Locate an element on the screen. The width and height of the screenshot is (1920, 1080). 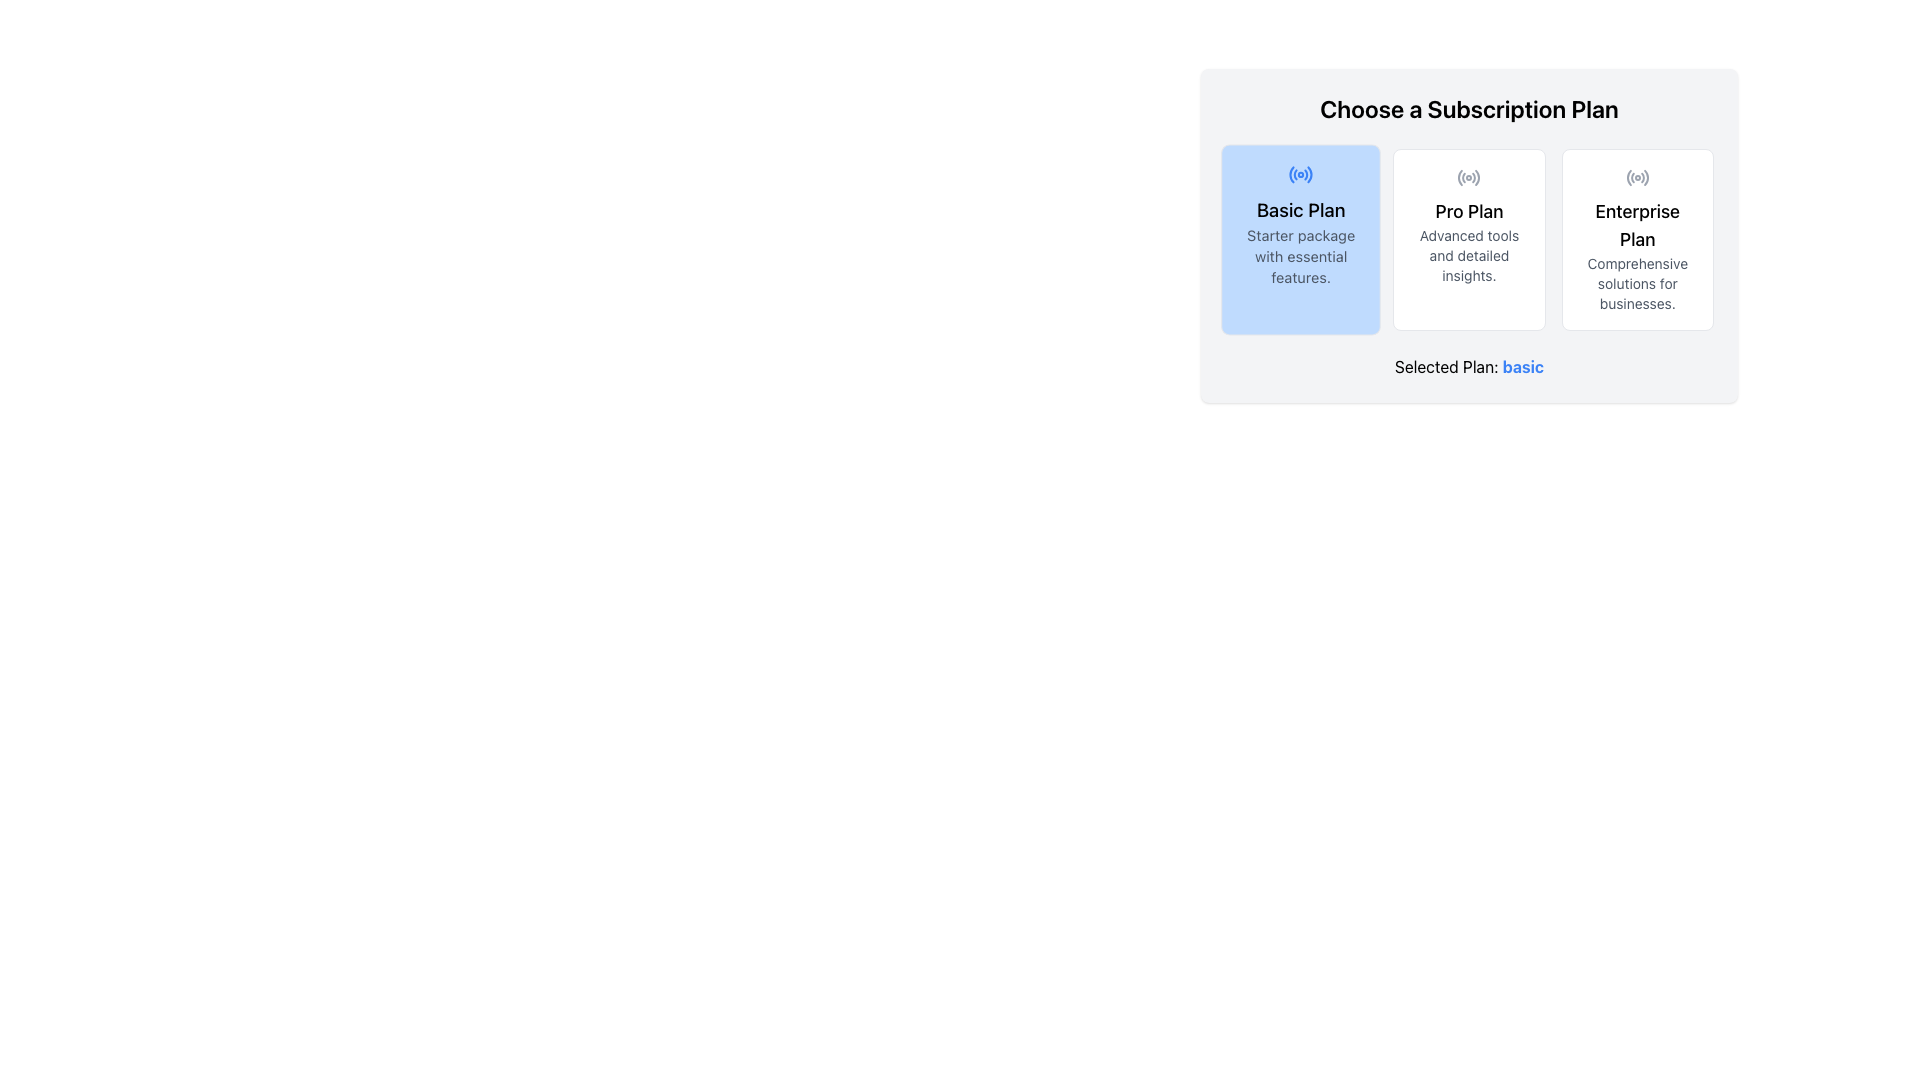
the descriptive text for the 'Pro Plan' subscription plan, which provides additional details about its features is located at coordinates (1469, 254).